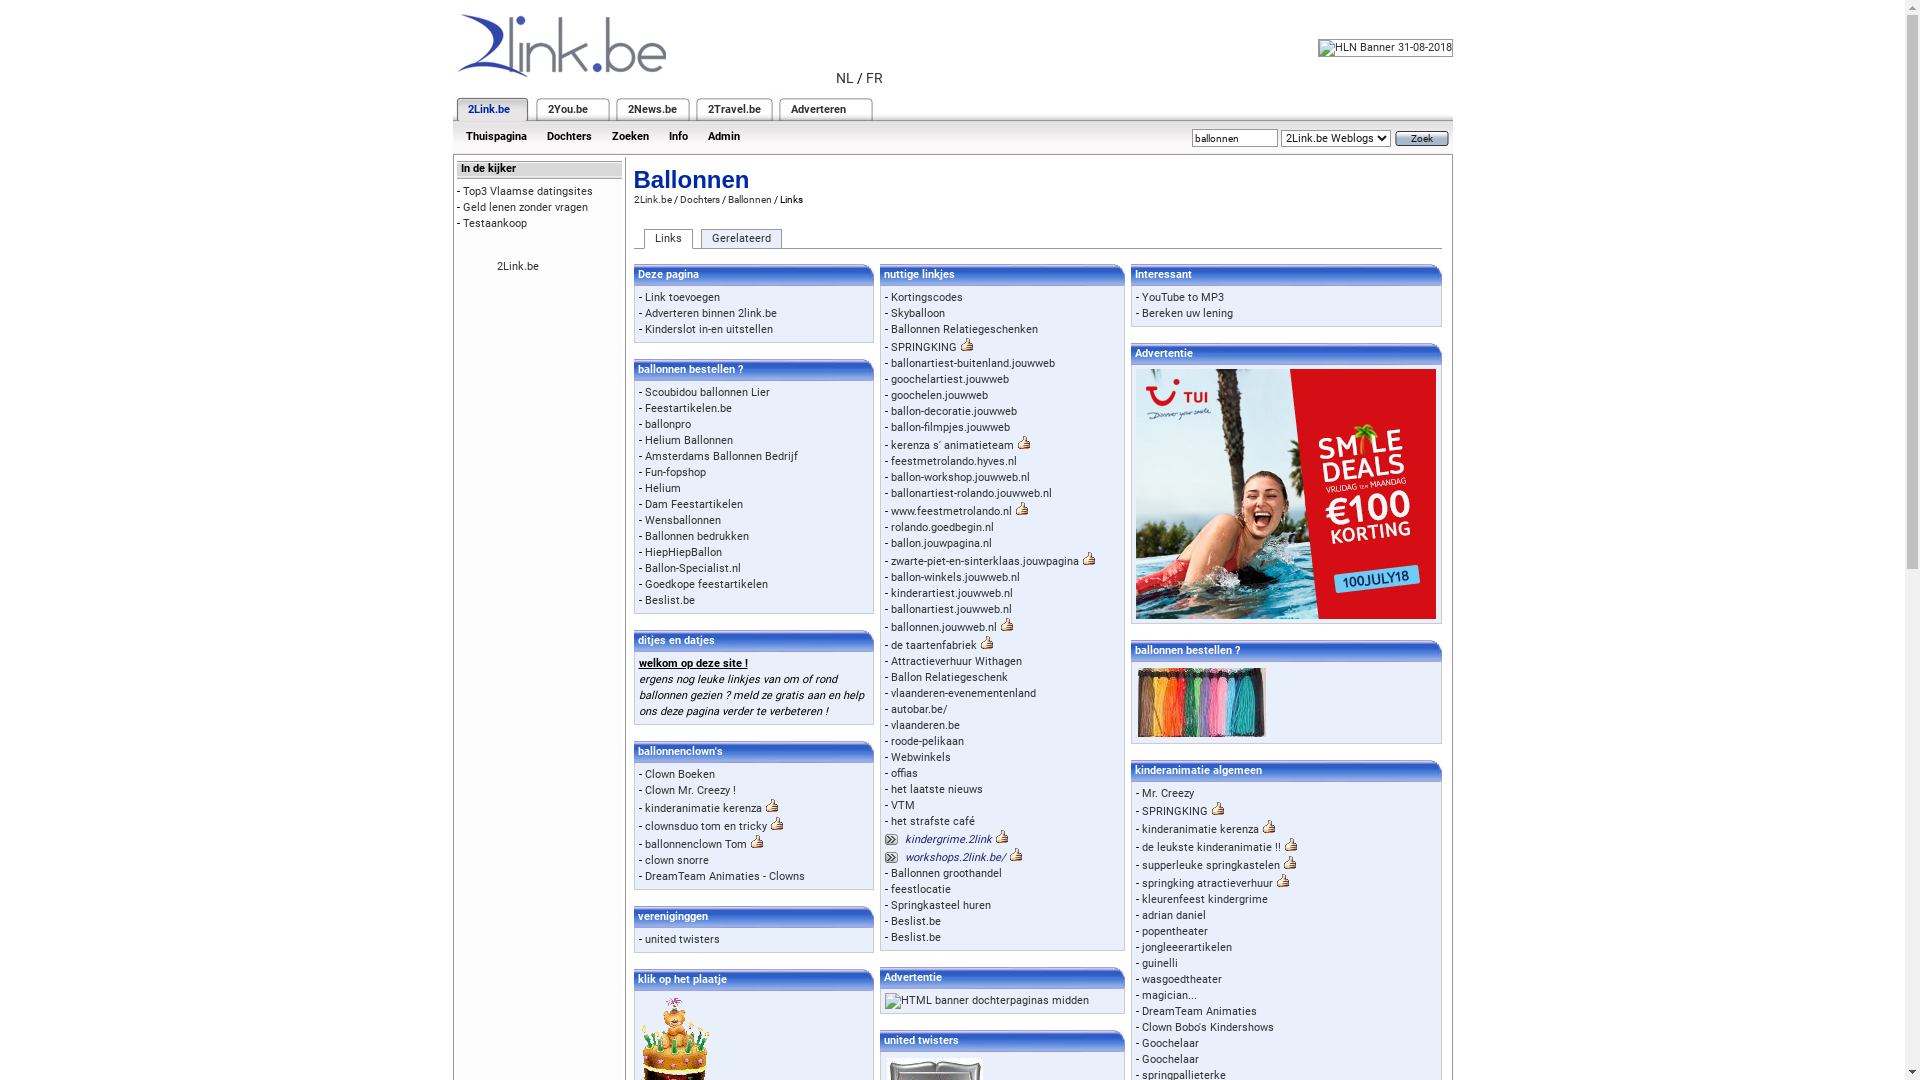 This screenshot has height=1080, width=1920. I want to click on 'Webwinkels', so click(920, 757).